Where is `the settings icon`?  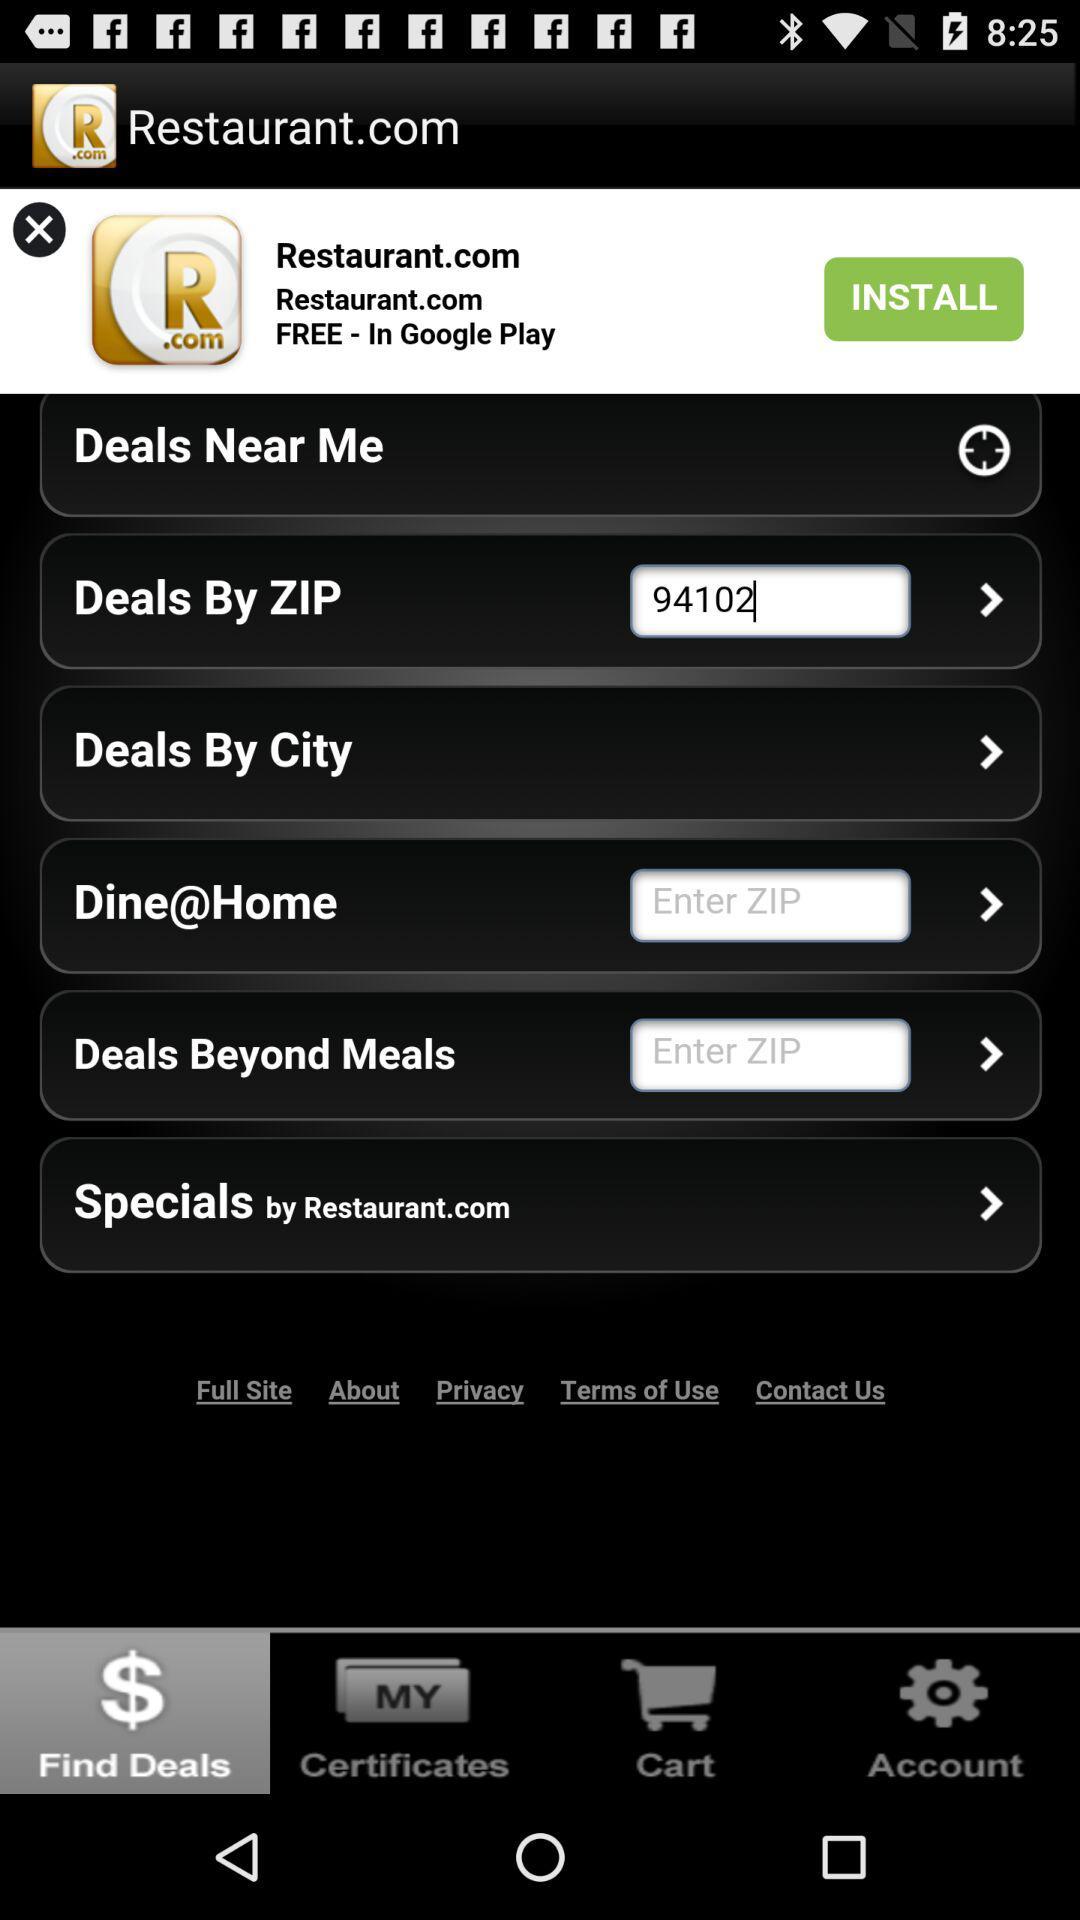 the settings icon is located at coordinates (945, 1830).